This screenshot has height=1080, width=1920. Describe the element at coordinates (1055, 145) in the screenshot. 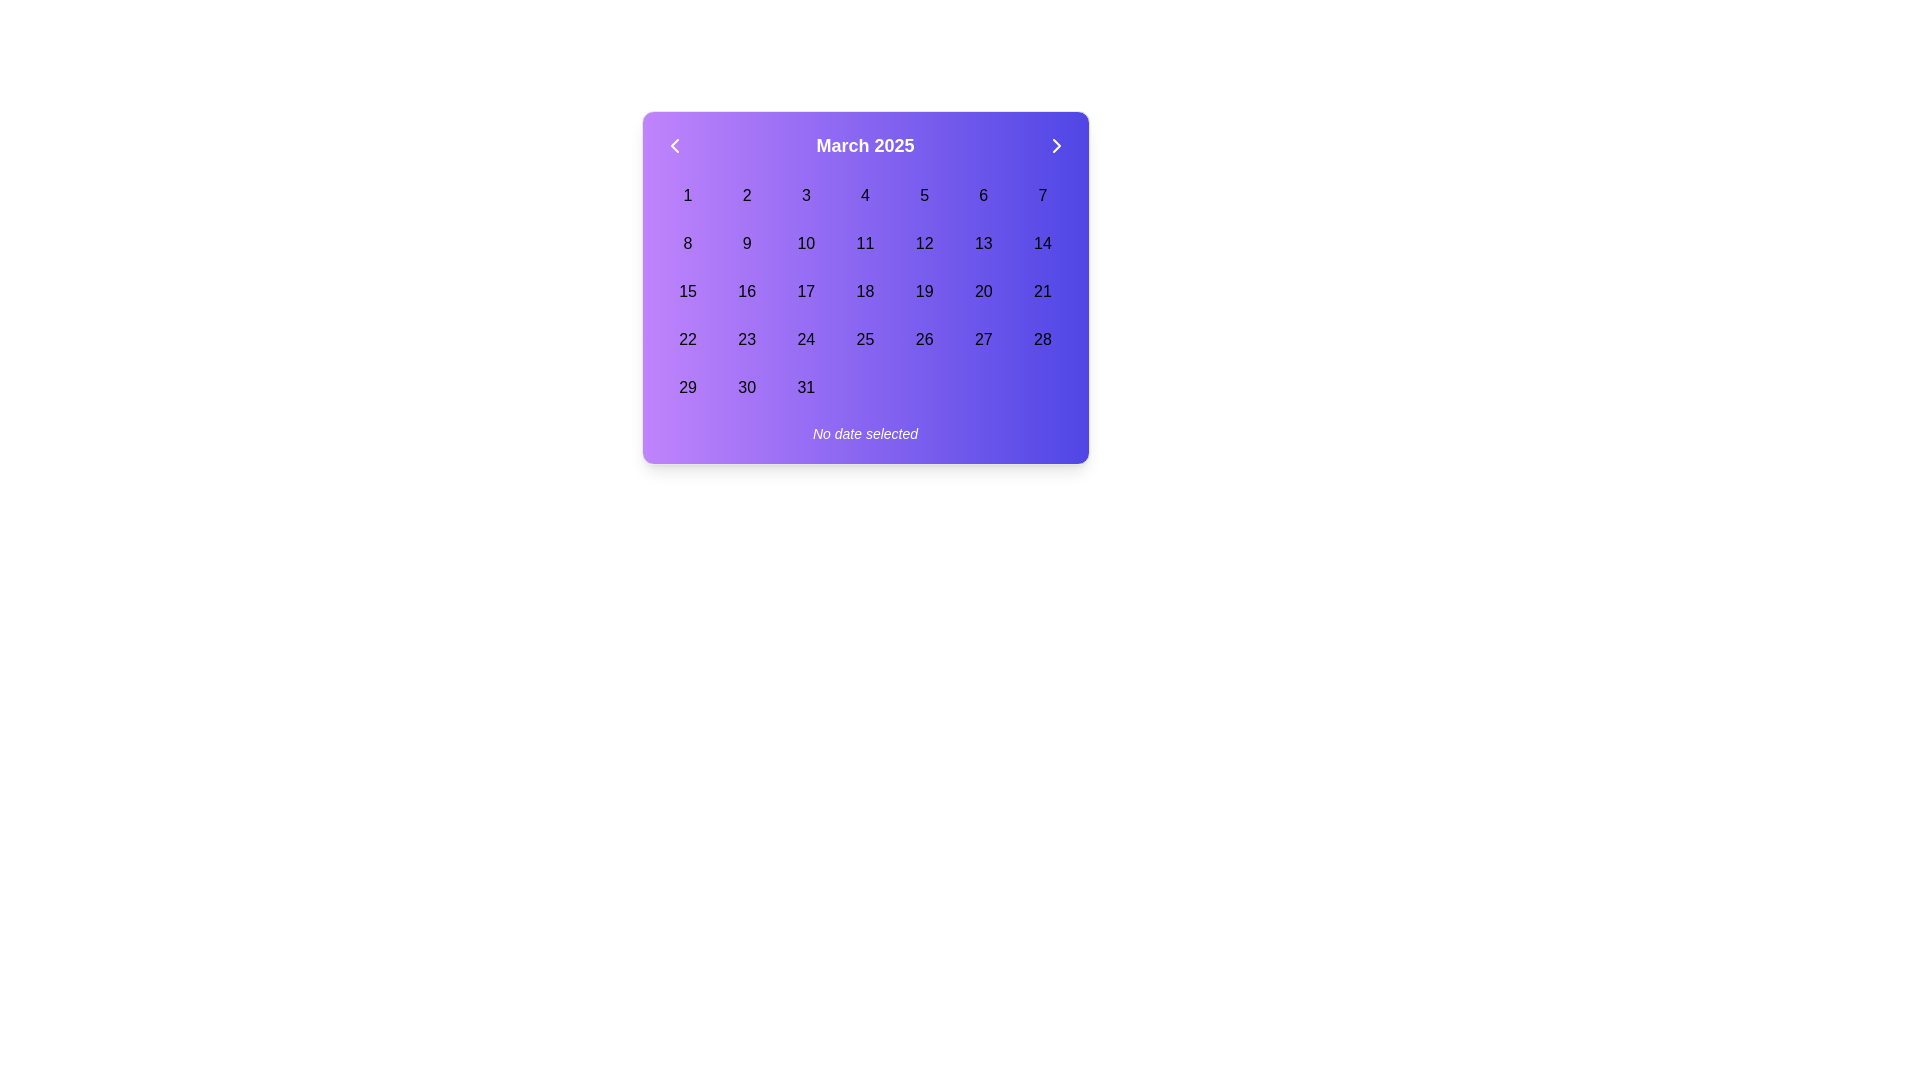

I see `the chevron icon pointing right located at the top-right corner of the calendar interface, next to the 'March 2025' label` at that location.